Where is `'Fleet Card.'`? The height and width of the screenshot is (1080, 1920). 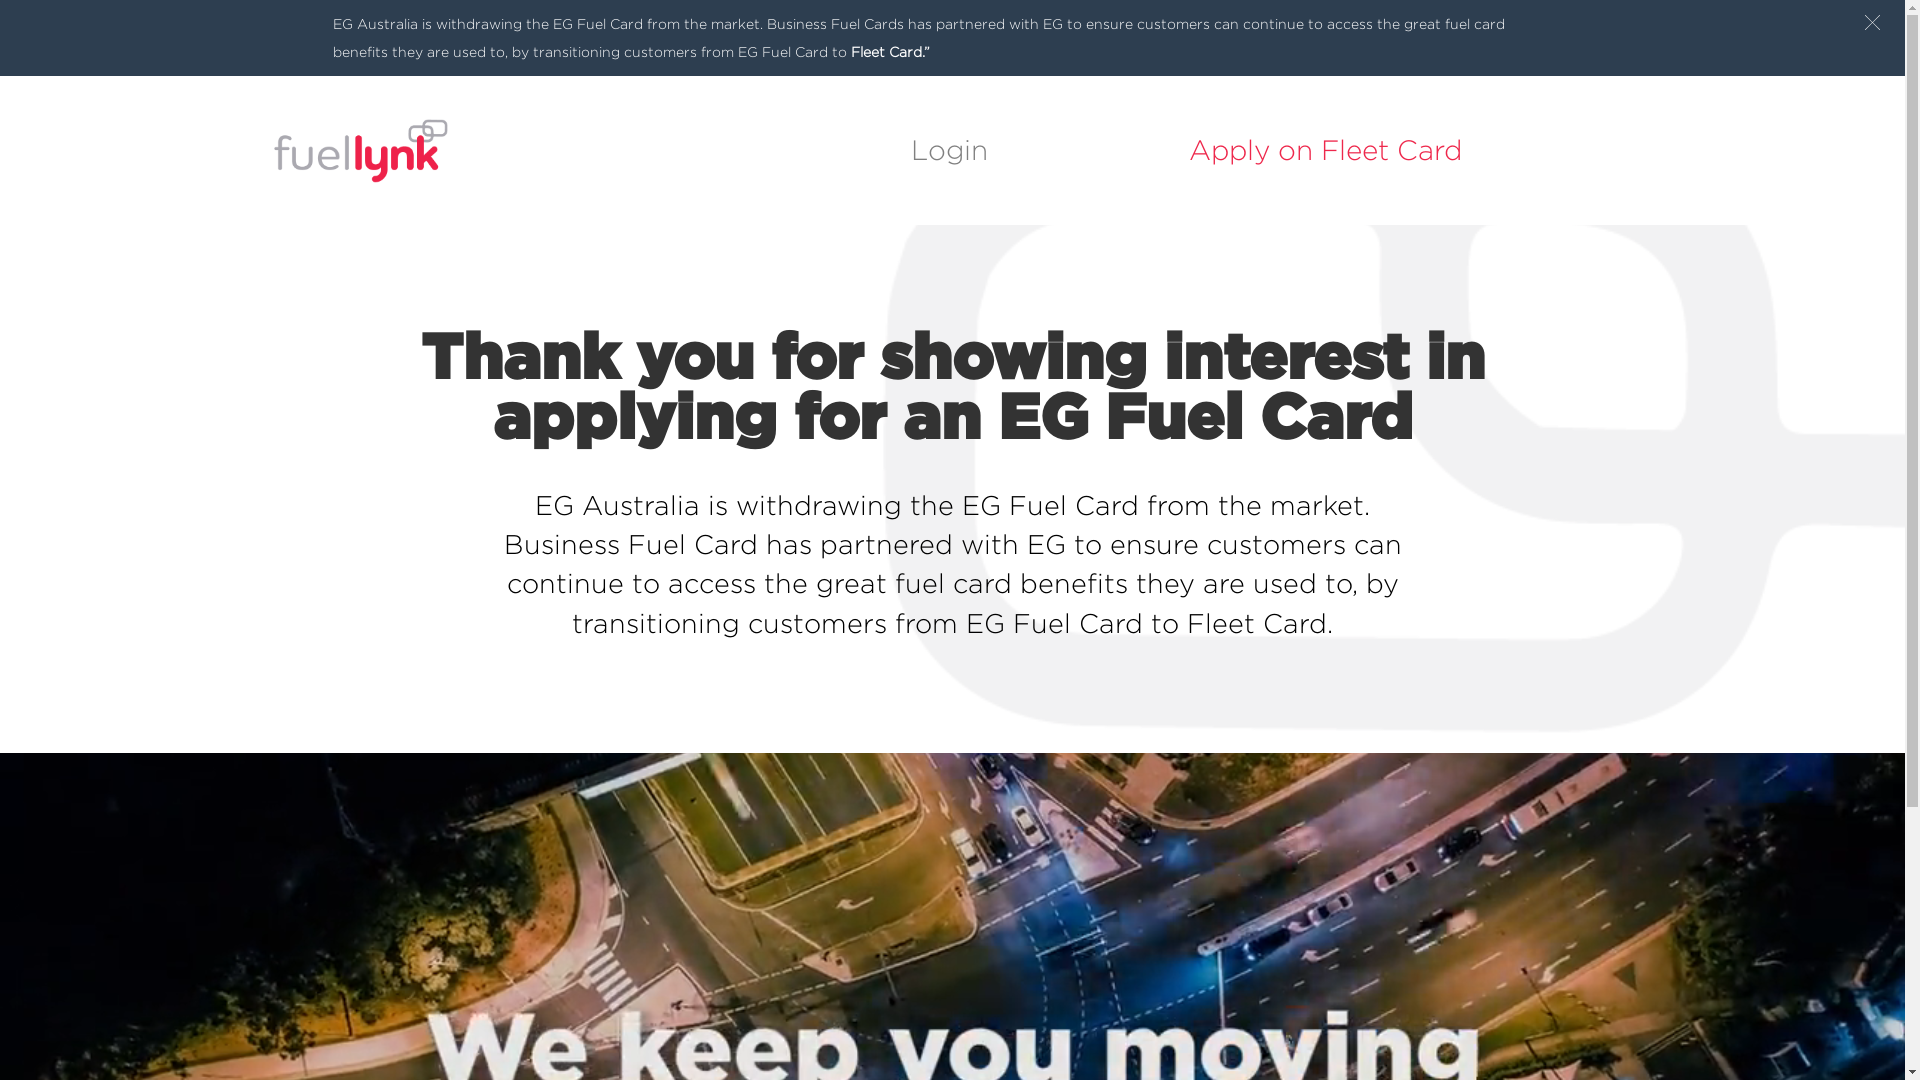
'Fleet Card.' is located at coordinates (885, 50).